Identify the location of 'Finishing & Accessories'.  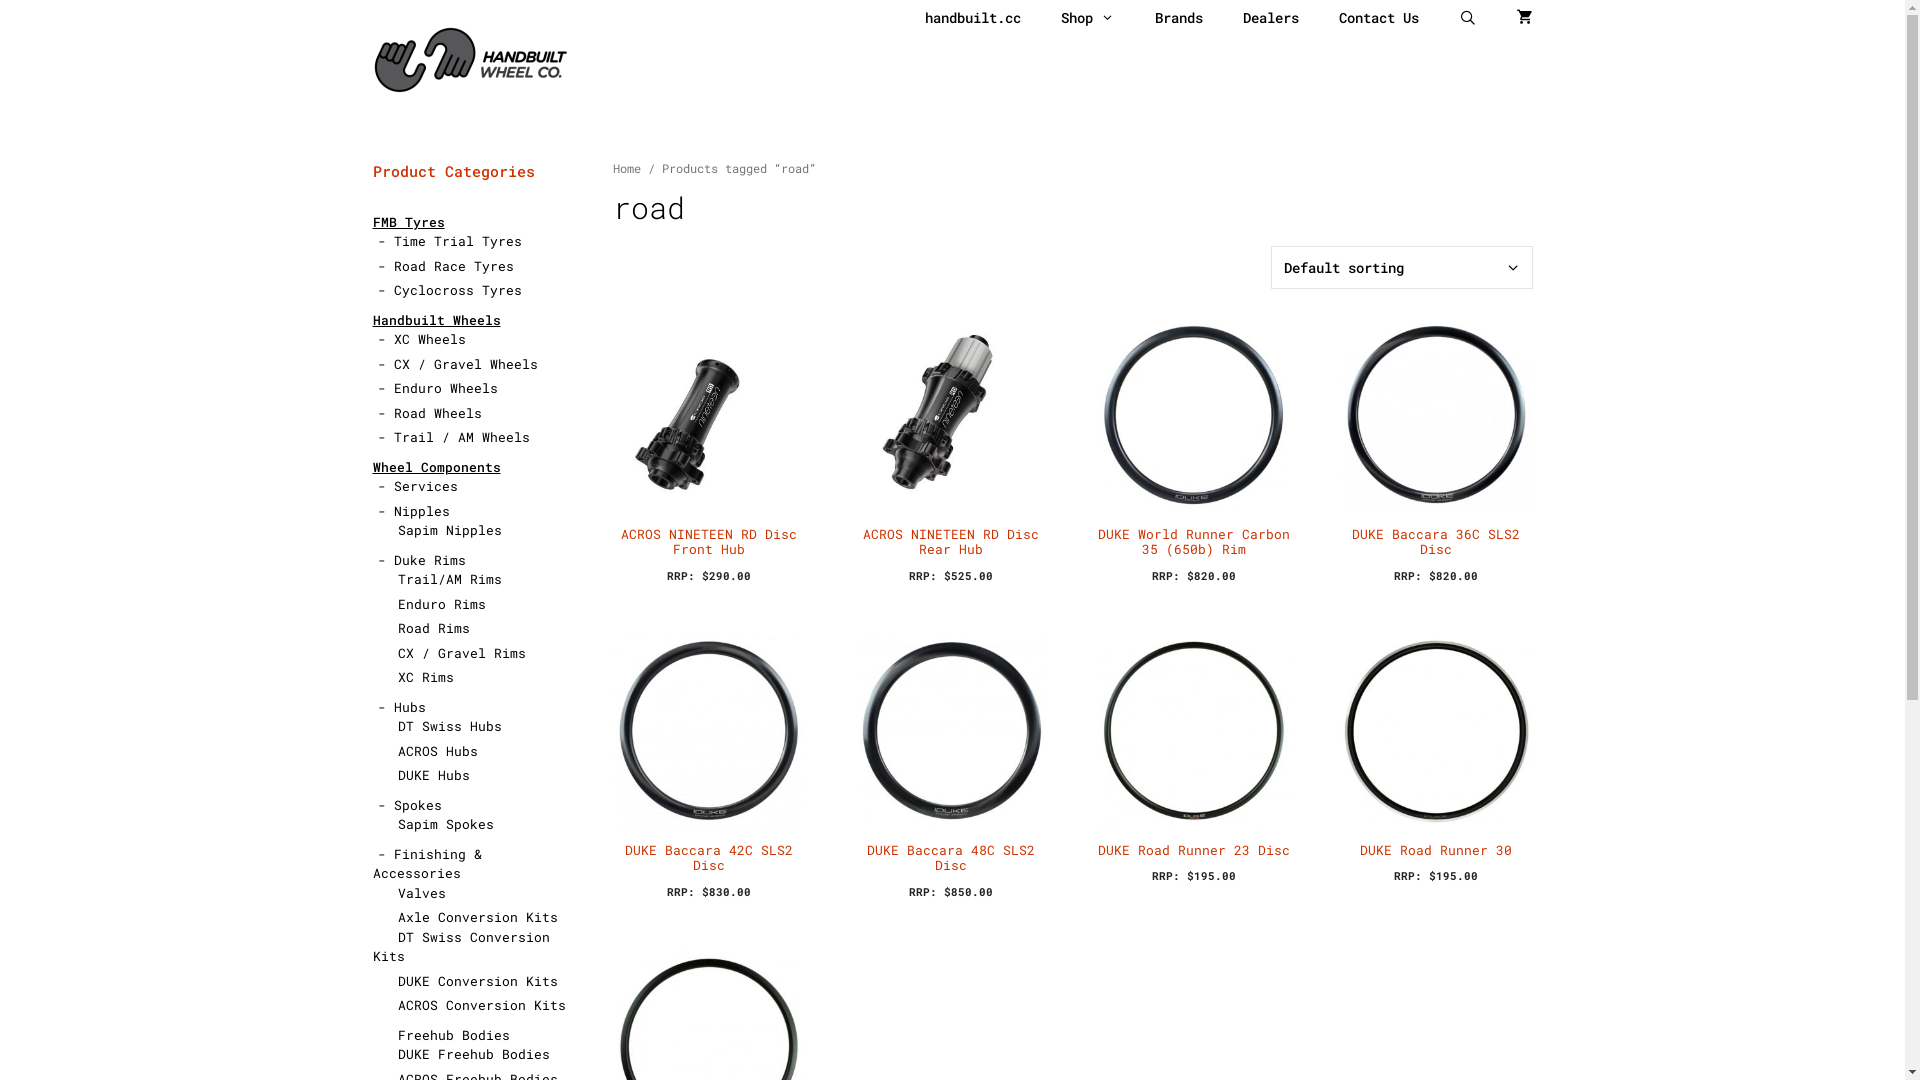
(425, 862).